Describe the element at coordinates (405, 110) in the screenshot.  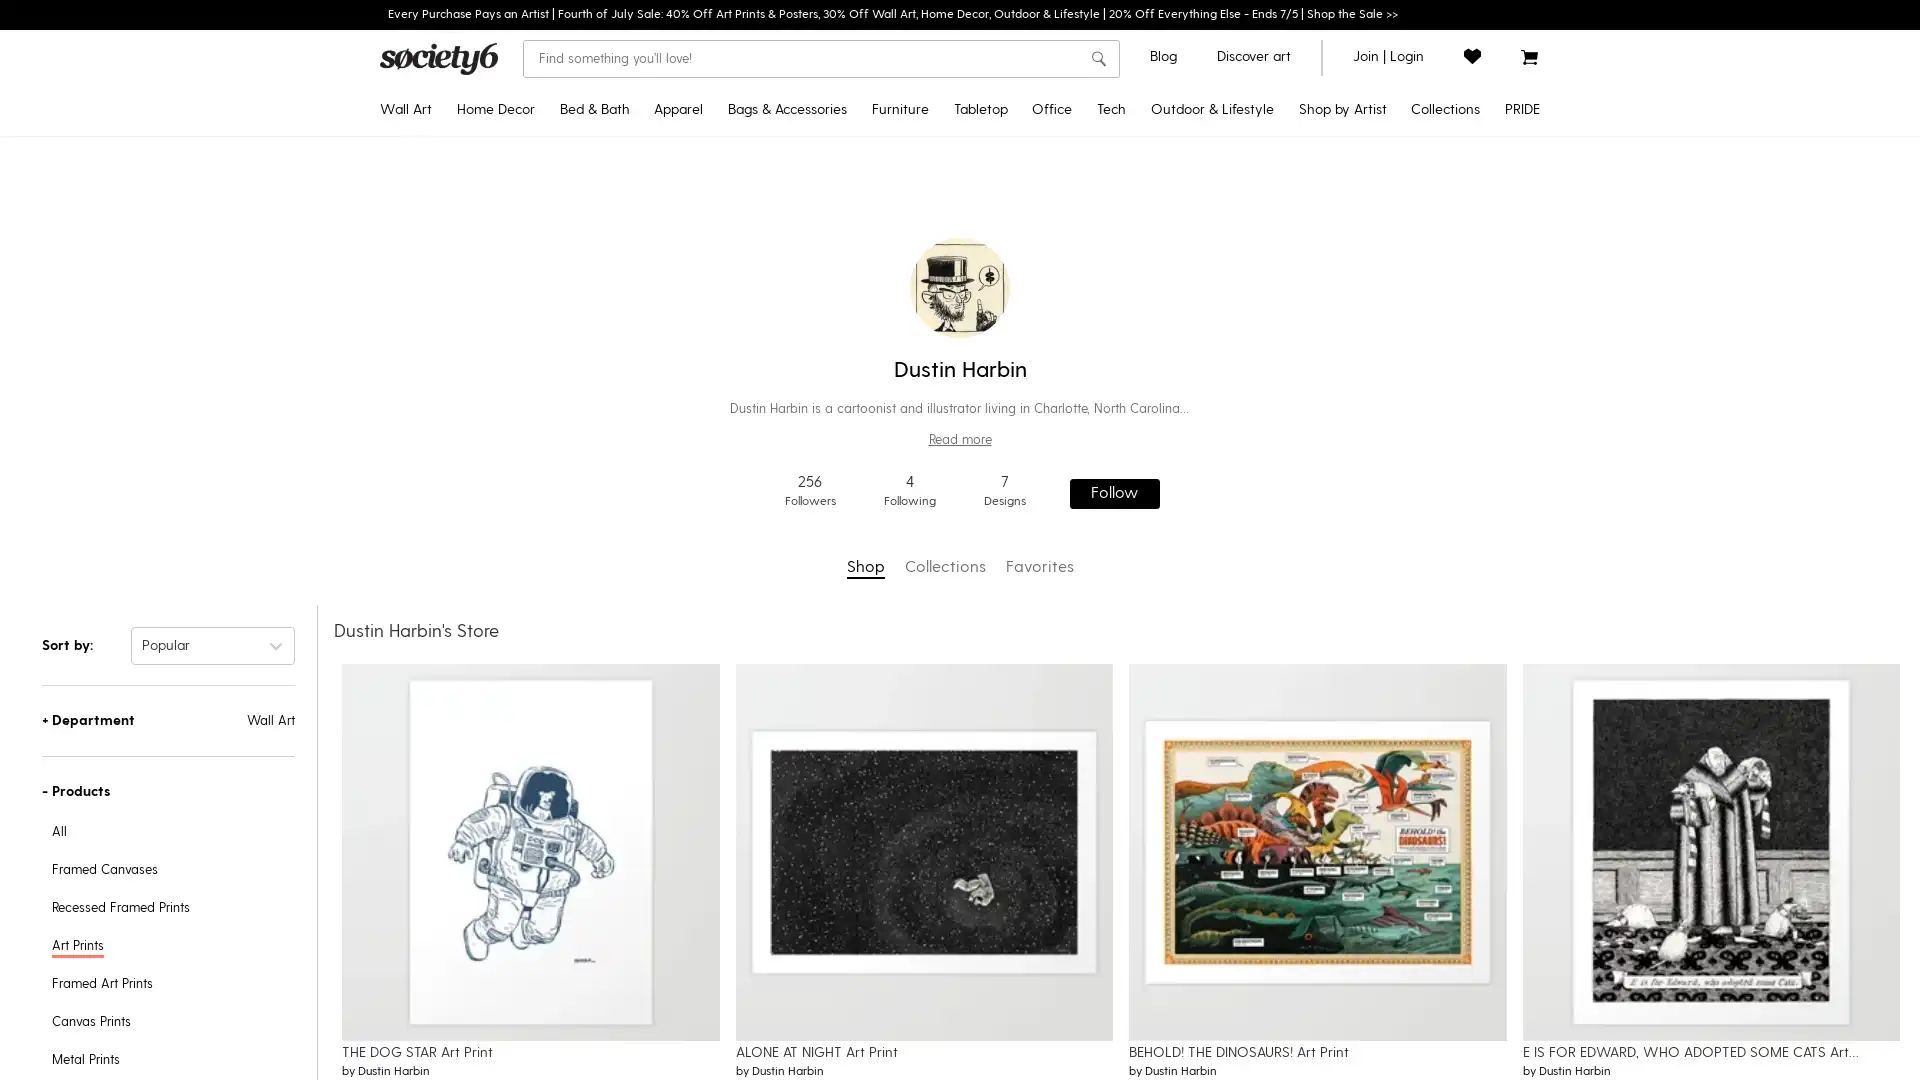
I see `Wall Art` at that location.